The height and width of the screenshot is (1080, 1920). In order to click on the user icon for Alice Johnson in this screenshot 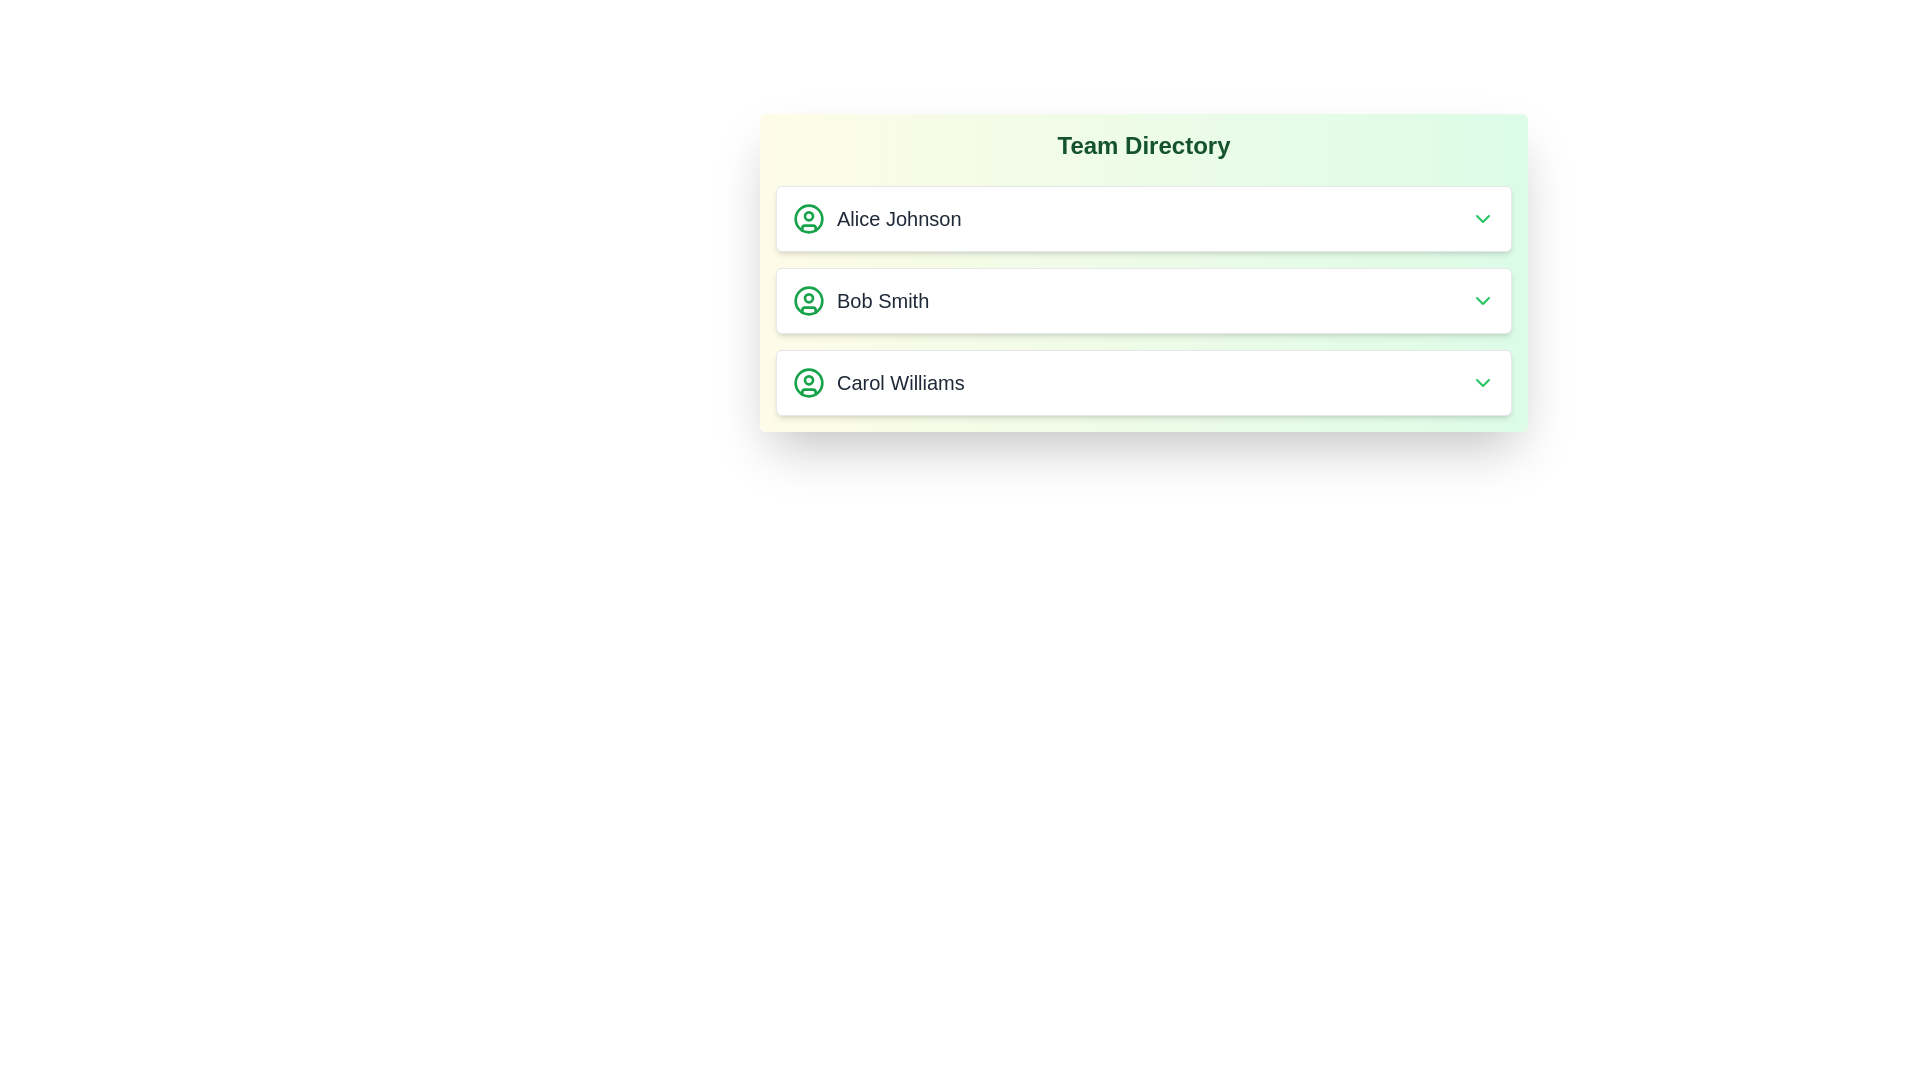, I will do `click(809, 219)`.